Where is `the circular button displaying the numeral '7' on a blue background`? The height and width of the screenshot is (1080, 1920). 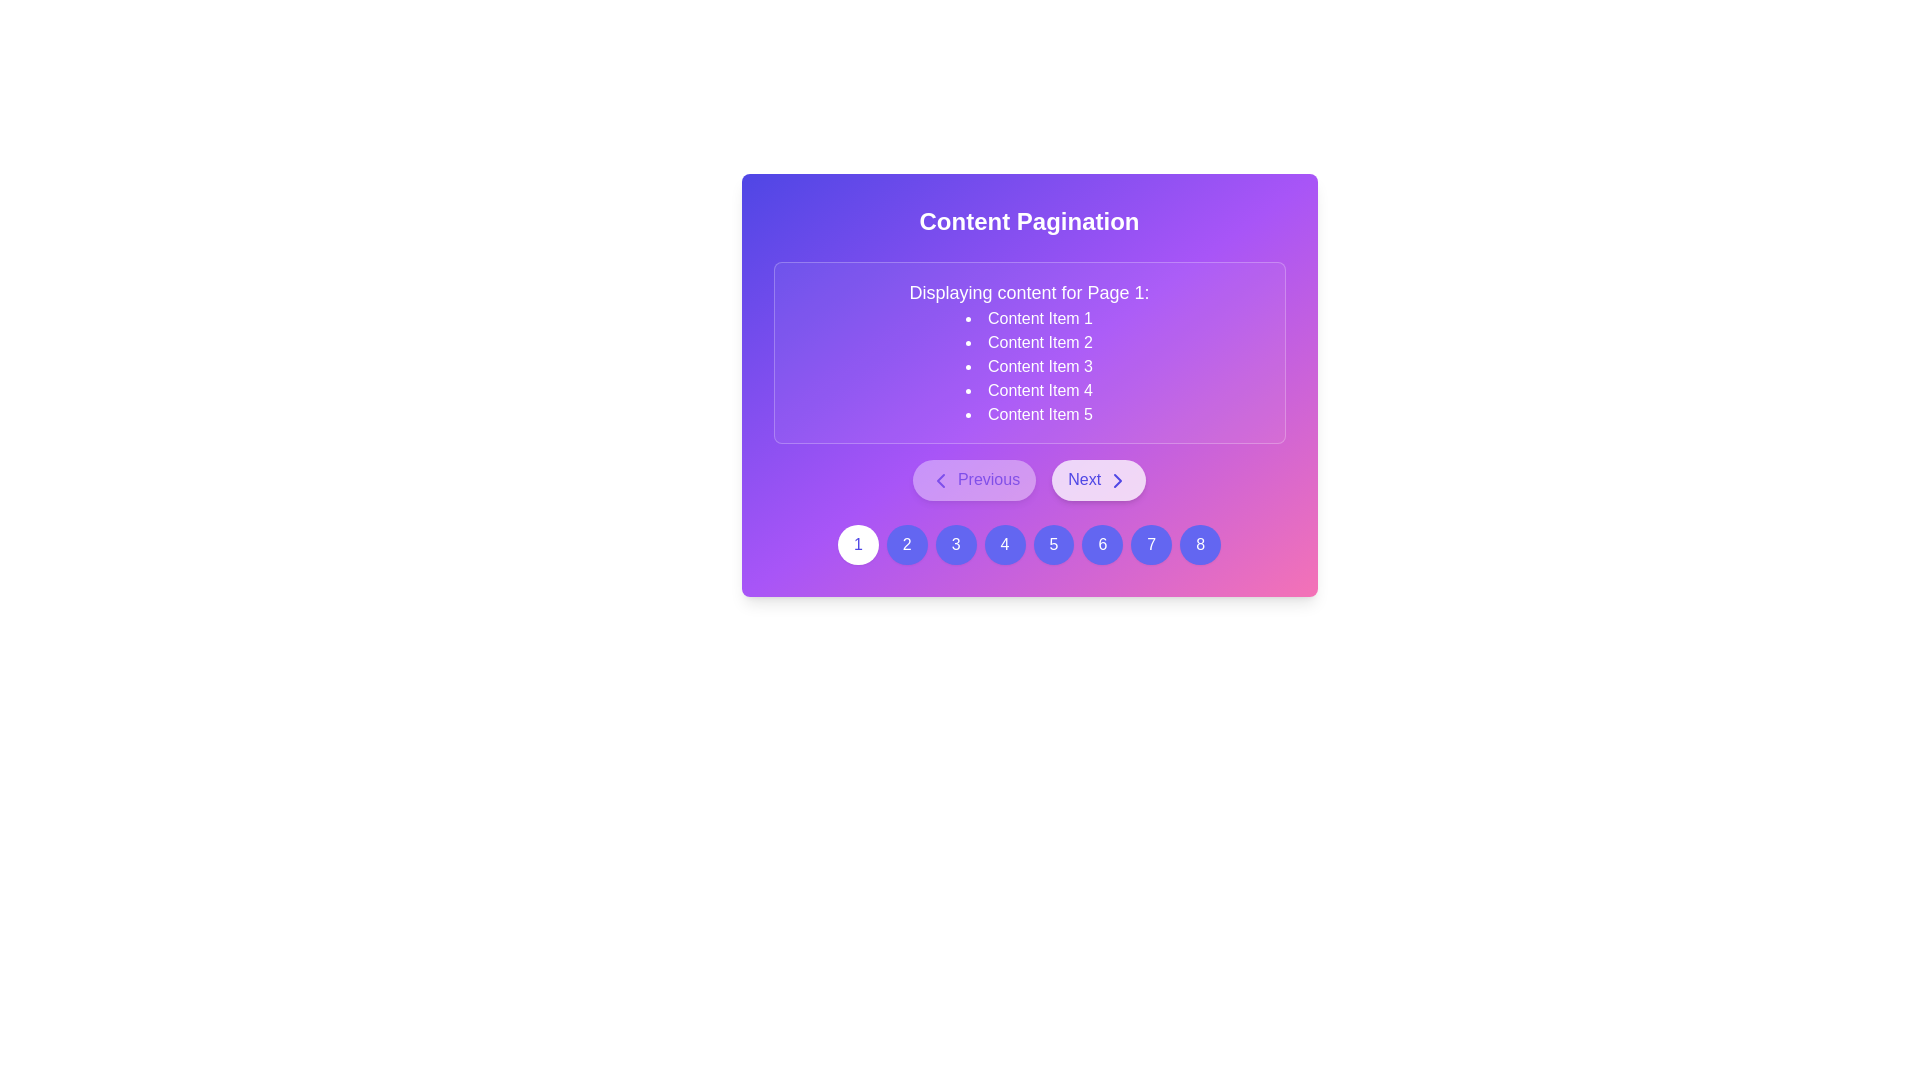 the circular button displaying the numeral '7' on a blue background is located at coordinates (1151, 544).